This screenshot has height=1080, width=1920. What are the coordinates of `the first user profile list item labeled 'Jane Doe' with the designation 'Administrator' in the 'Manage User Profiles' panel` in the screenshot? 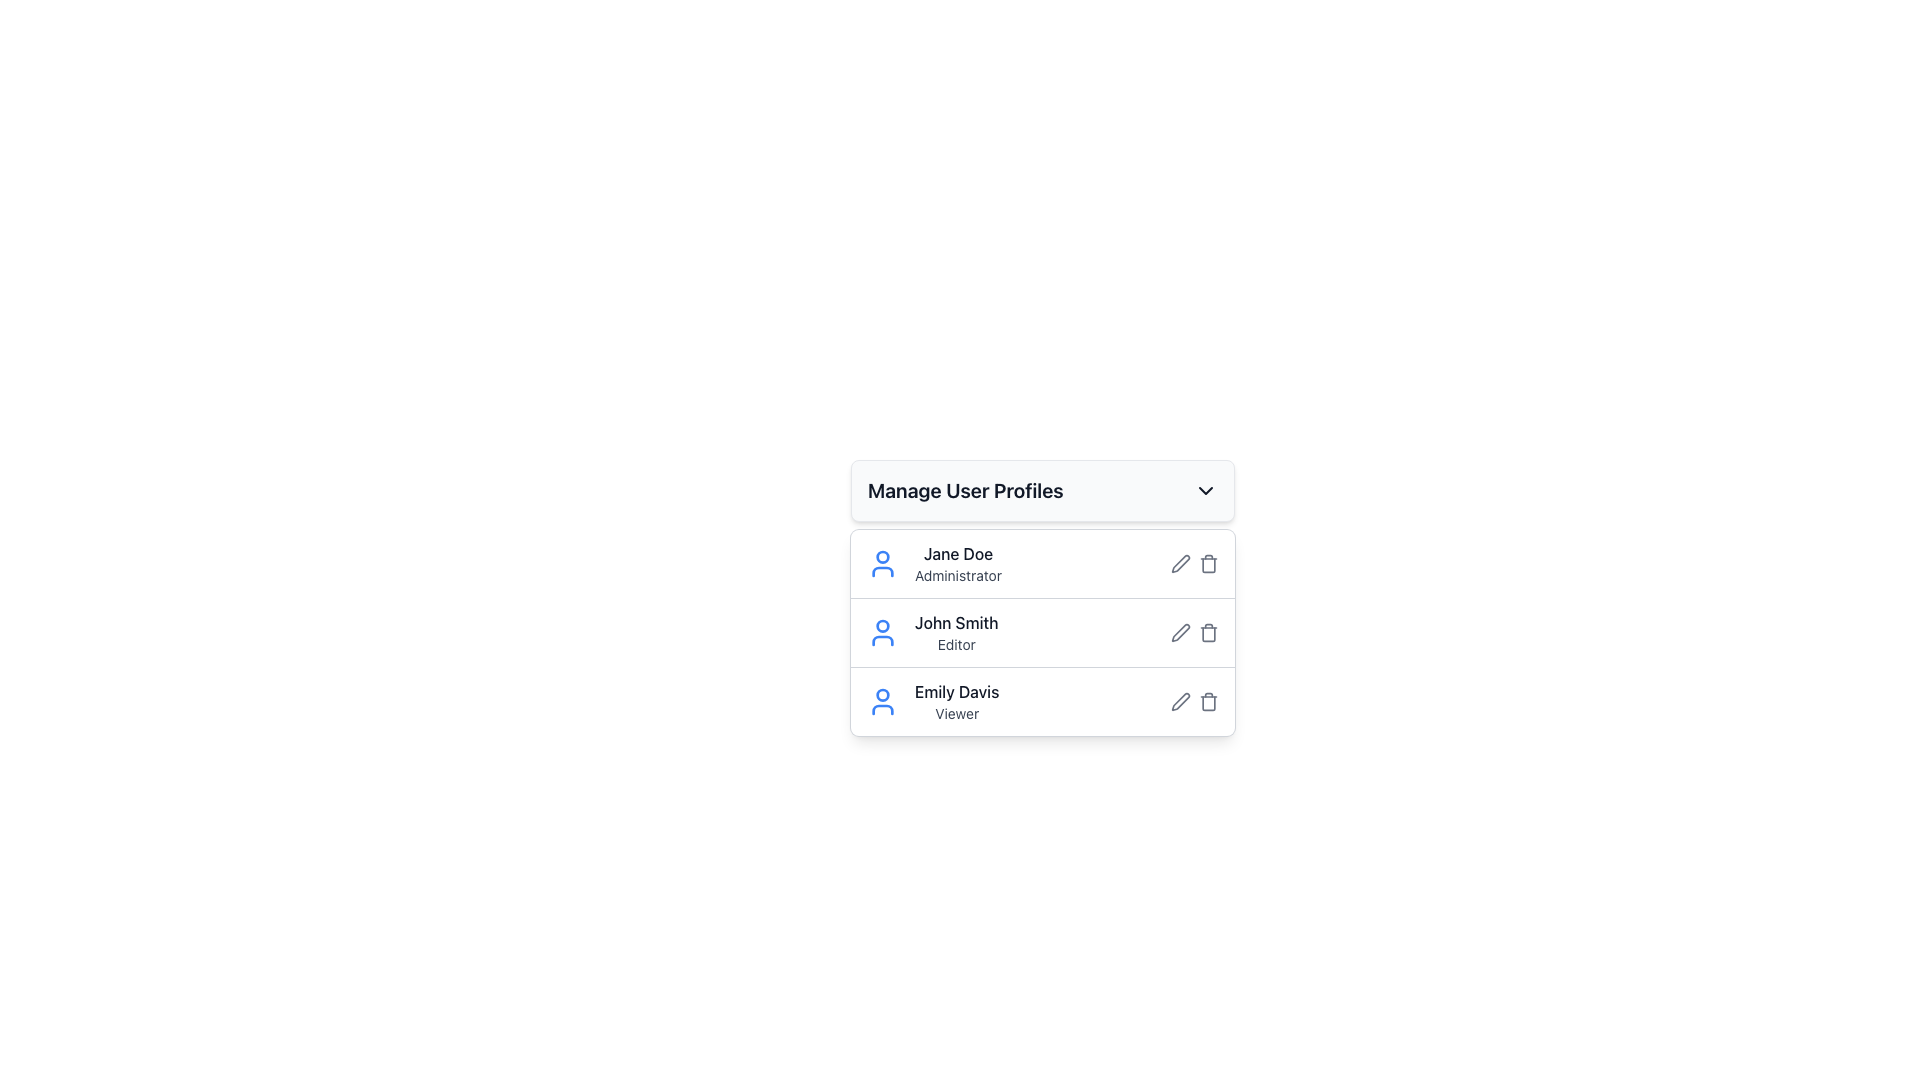 It's located at (933, 563).